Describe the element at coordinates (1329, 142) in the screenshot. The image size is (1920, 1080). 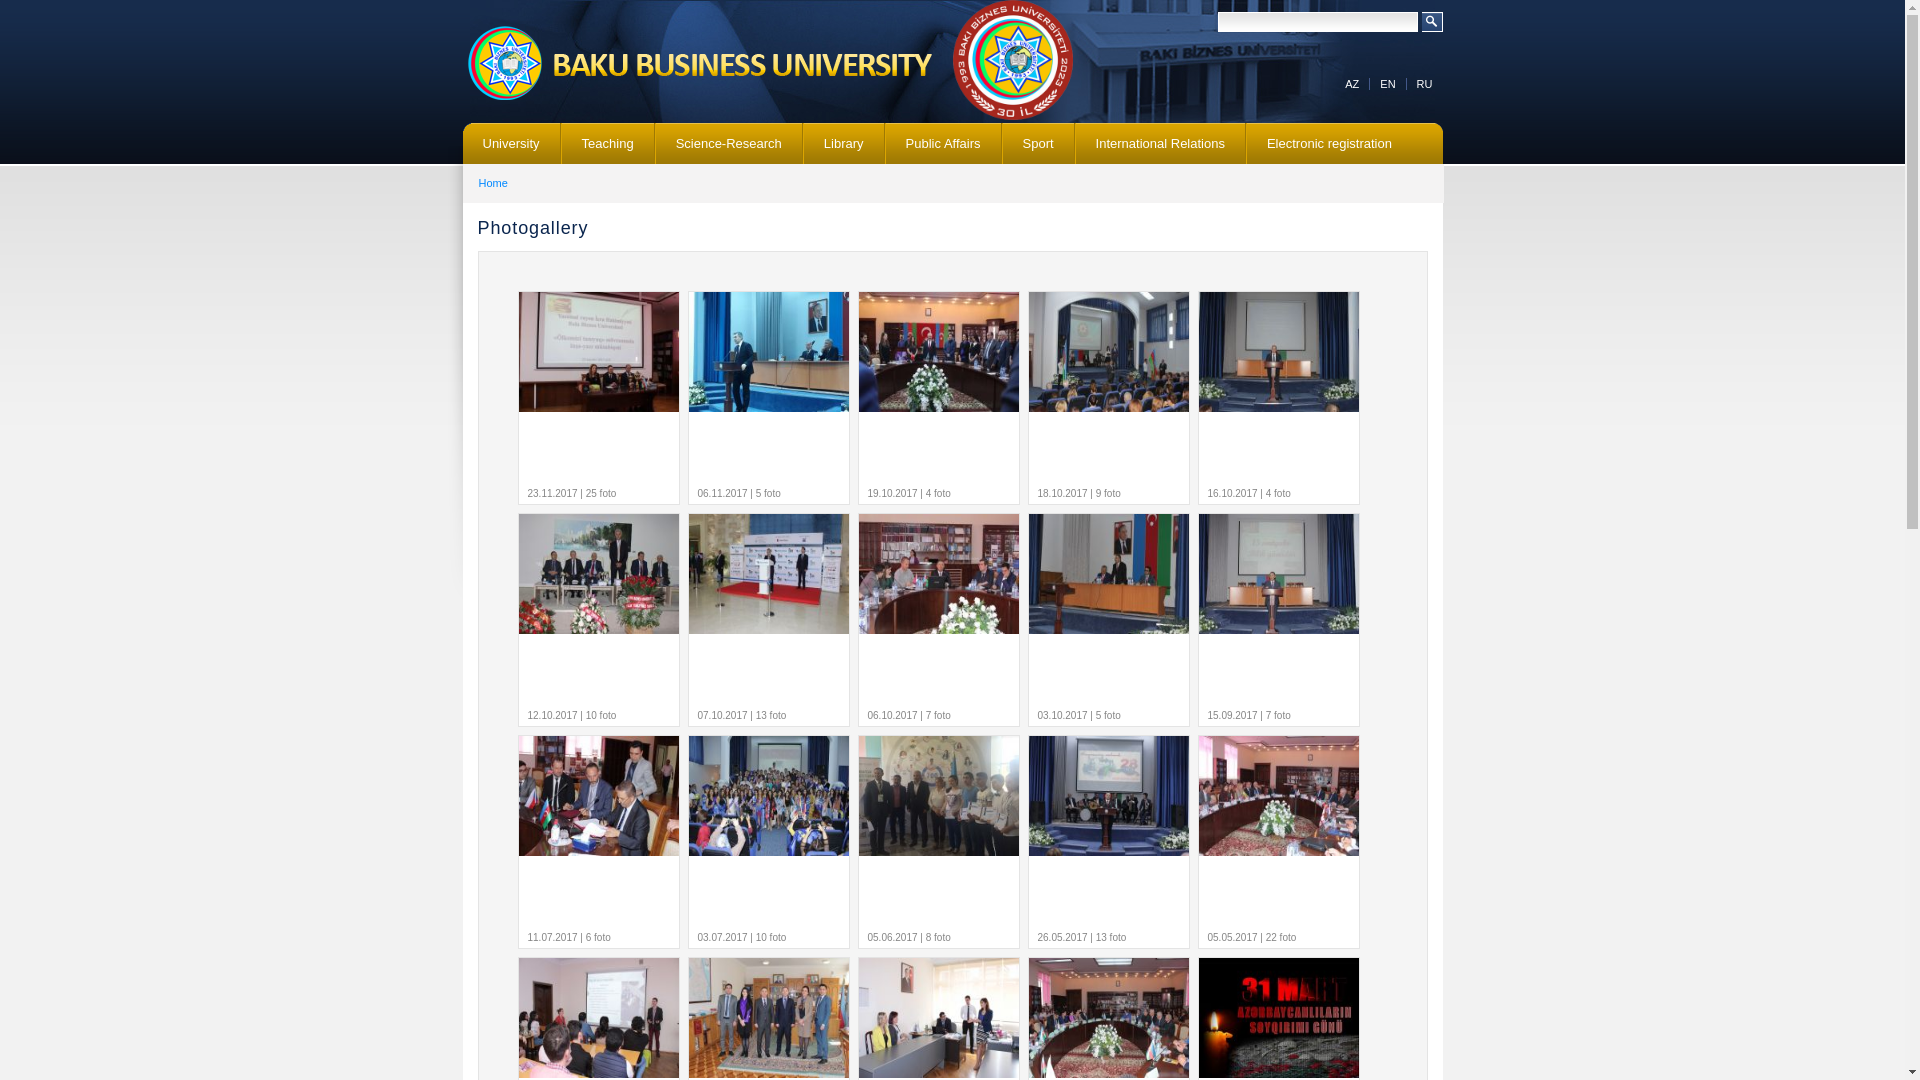
I see `'Electronic registration'` at that location.